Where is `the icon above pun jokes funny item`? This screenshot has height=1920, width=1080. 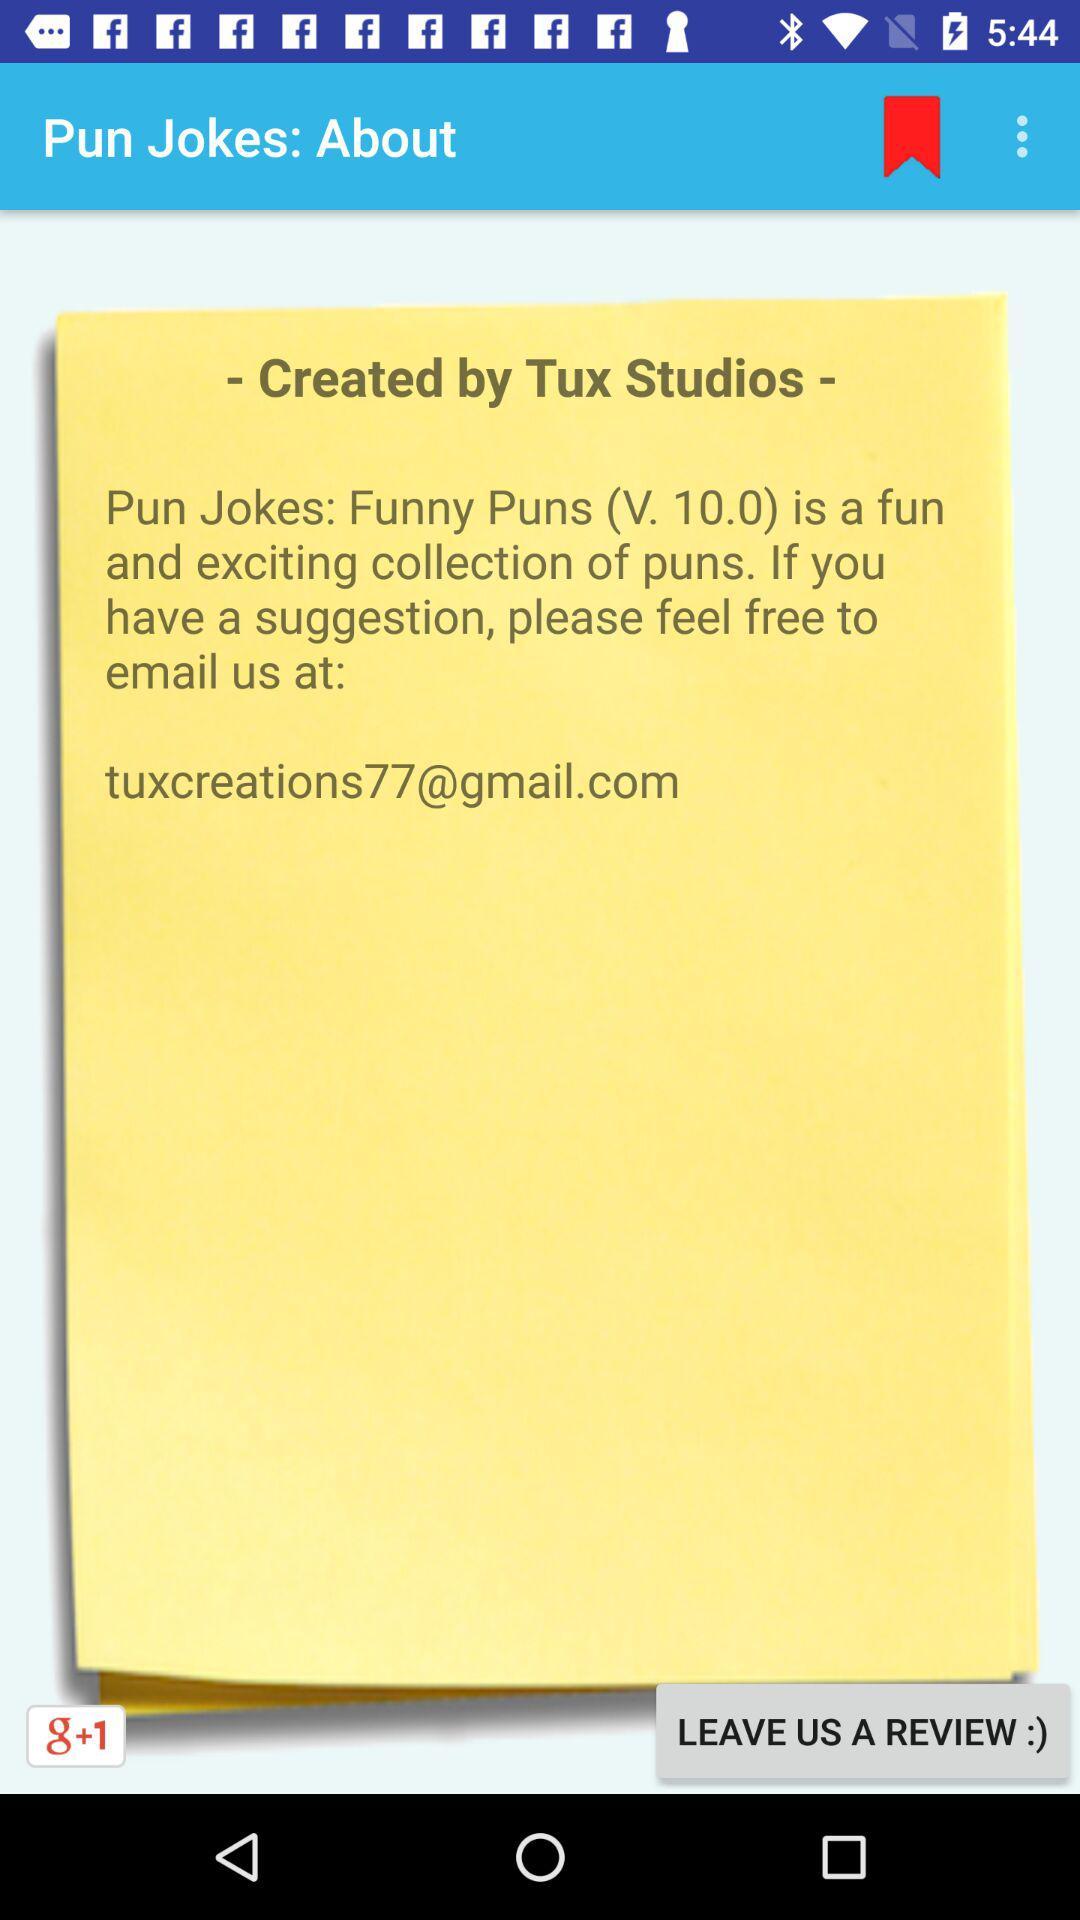
the icon above pun jokes funny item is located at coordinates (1027, 135).